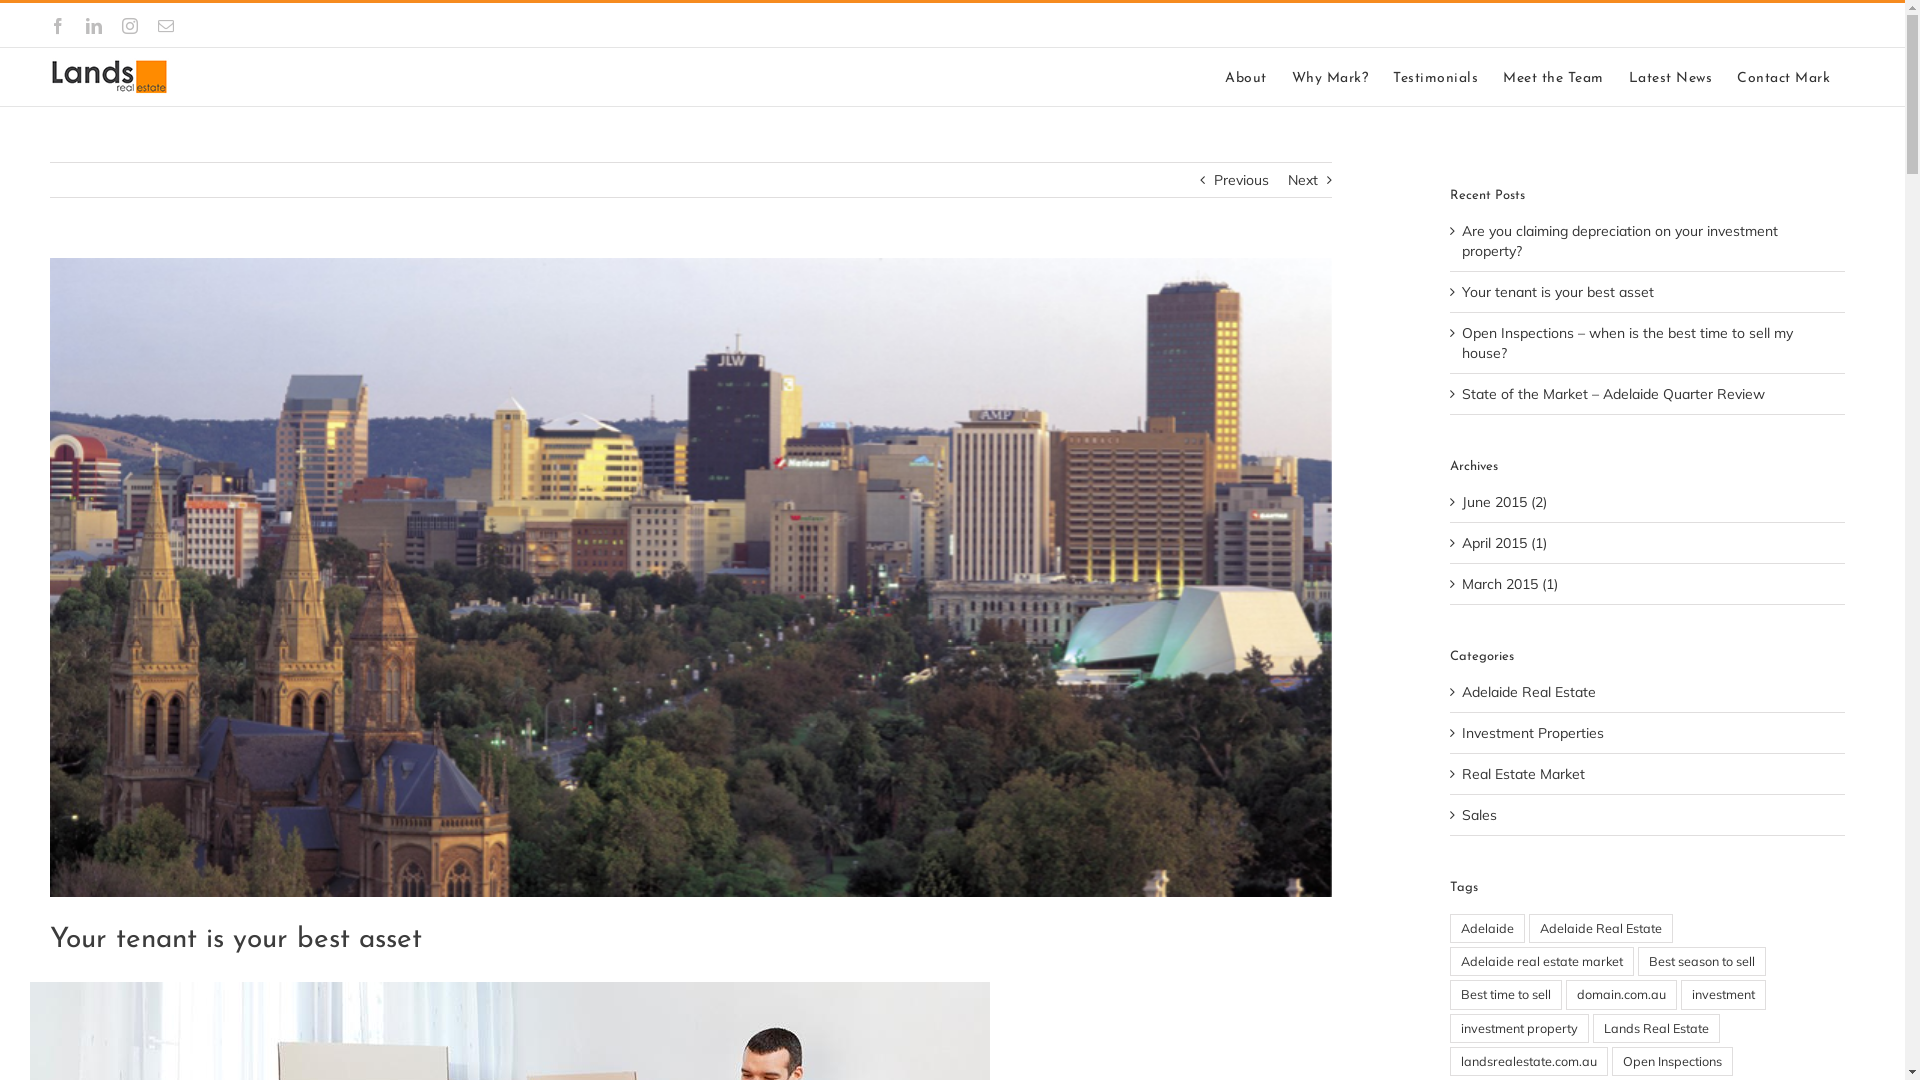 Image resolution: width=1920 pixels, height=1080 pixels. I want to click on 'Facebook', so click(49, 26).